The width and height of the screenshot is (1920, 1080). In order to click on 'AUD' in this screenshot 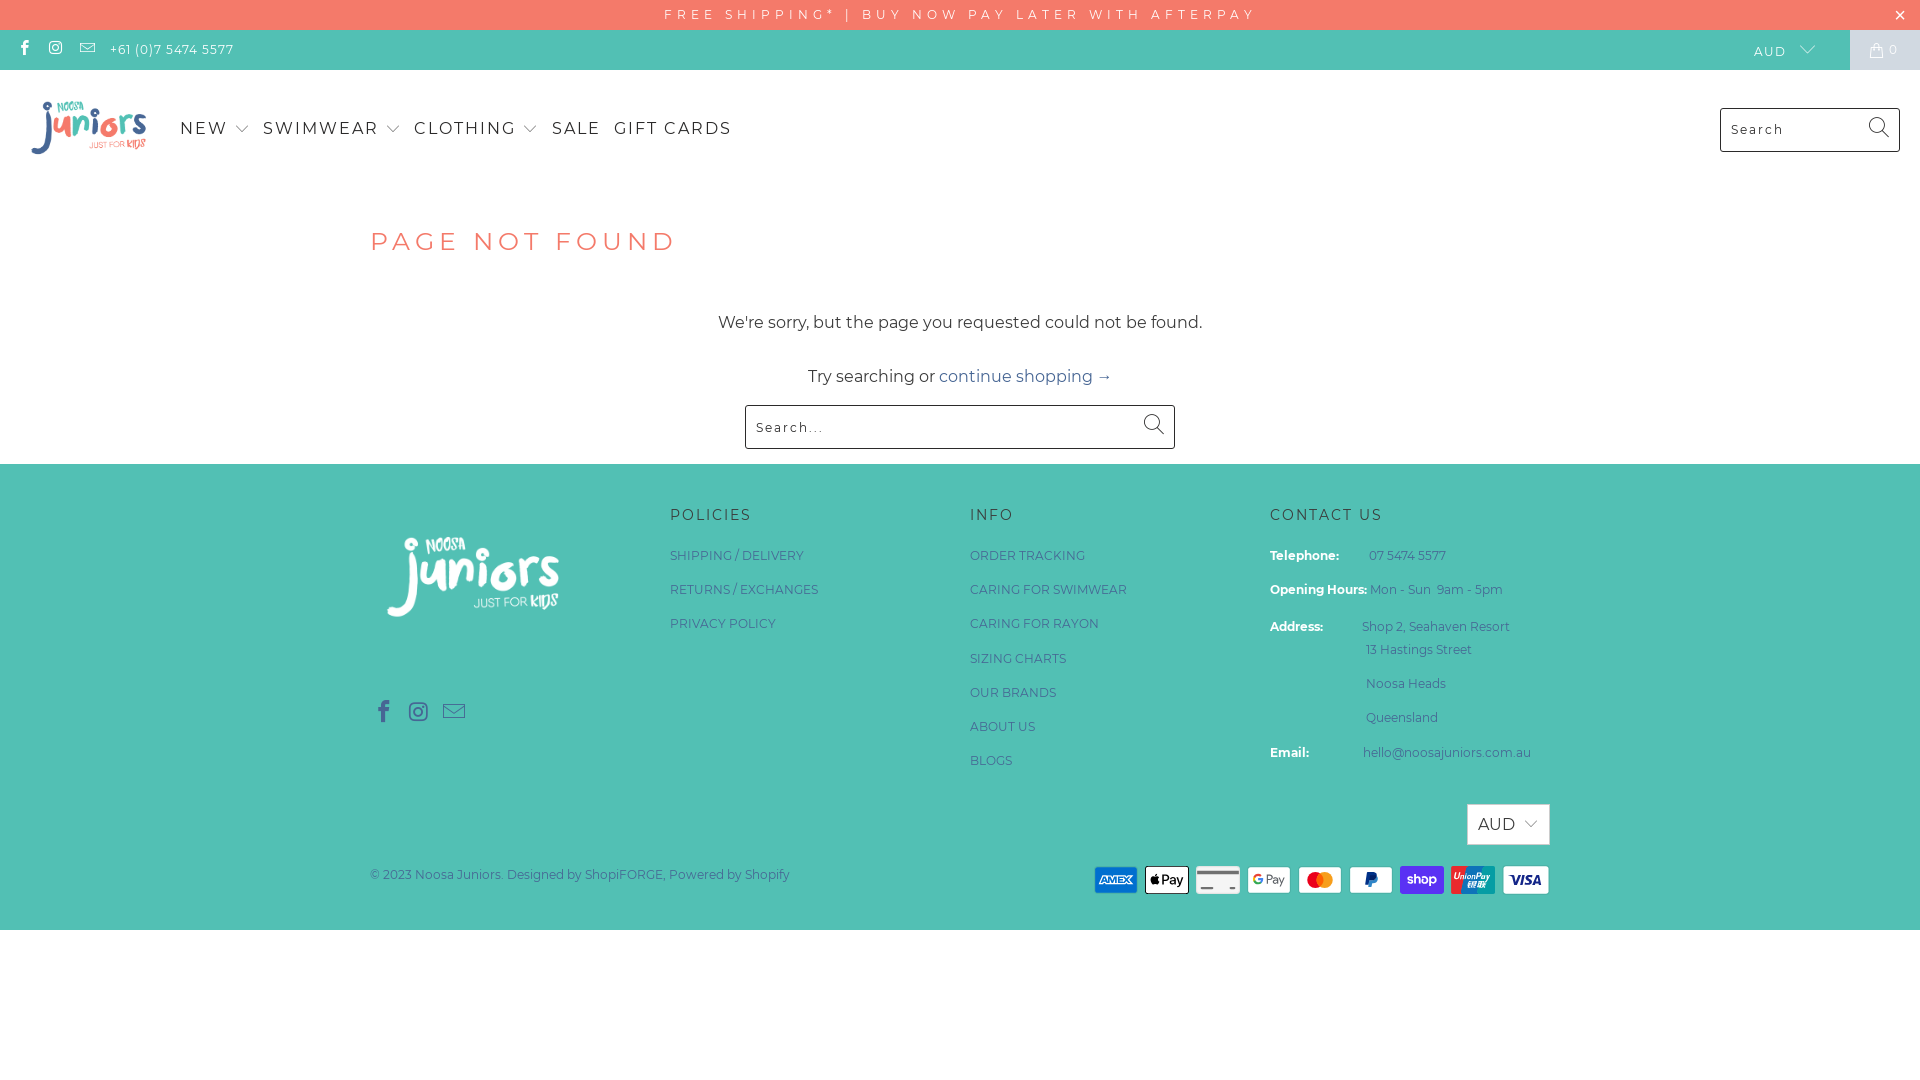, I will do `click(1736, 49)`.